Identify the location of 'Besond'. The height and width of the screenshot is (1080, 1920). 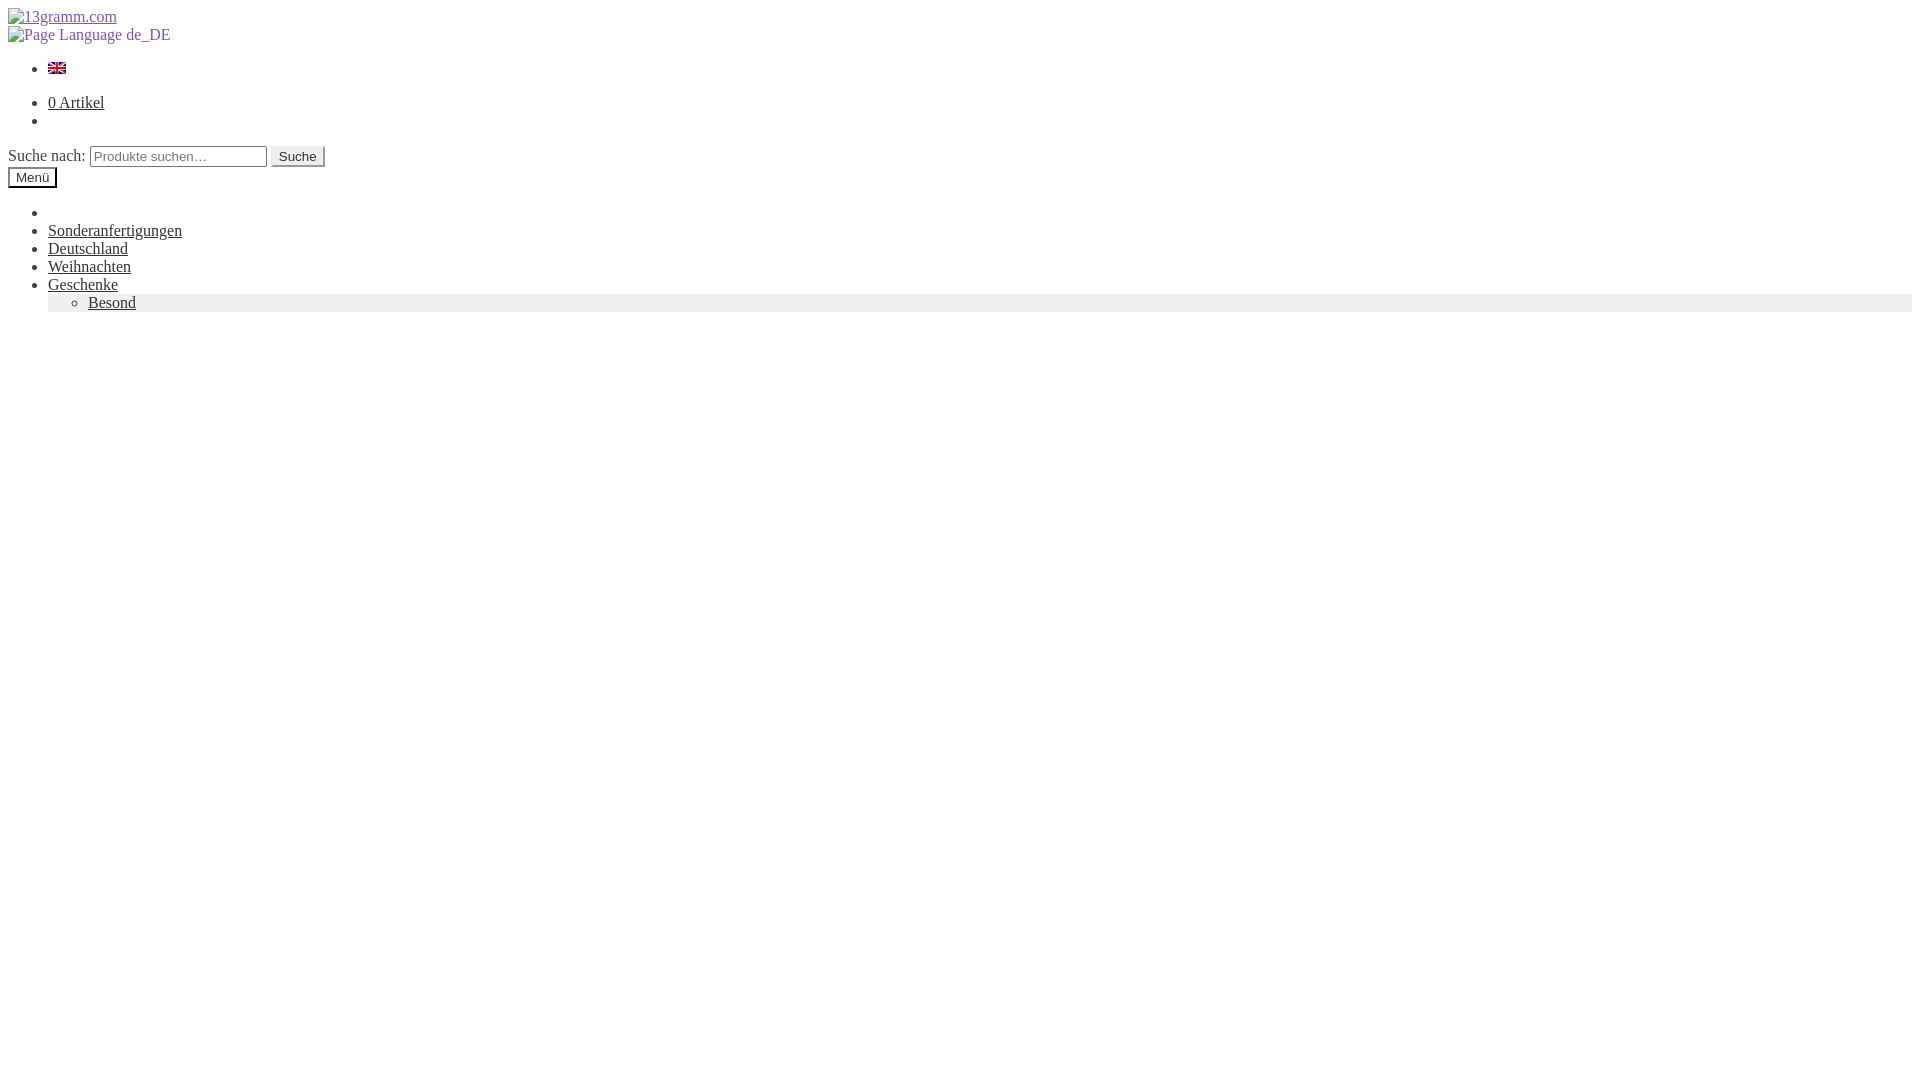
(110, 302).